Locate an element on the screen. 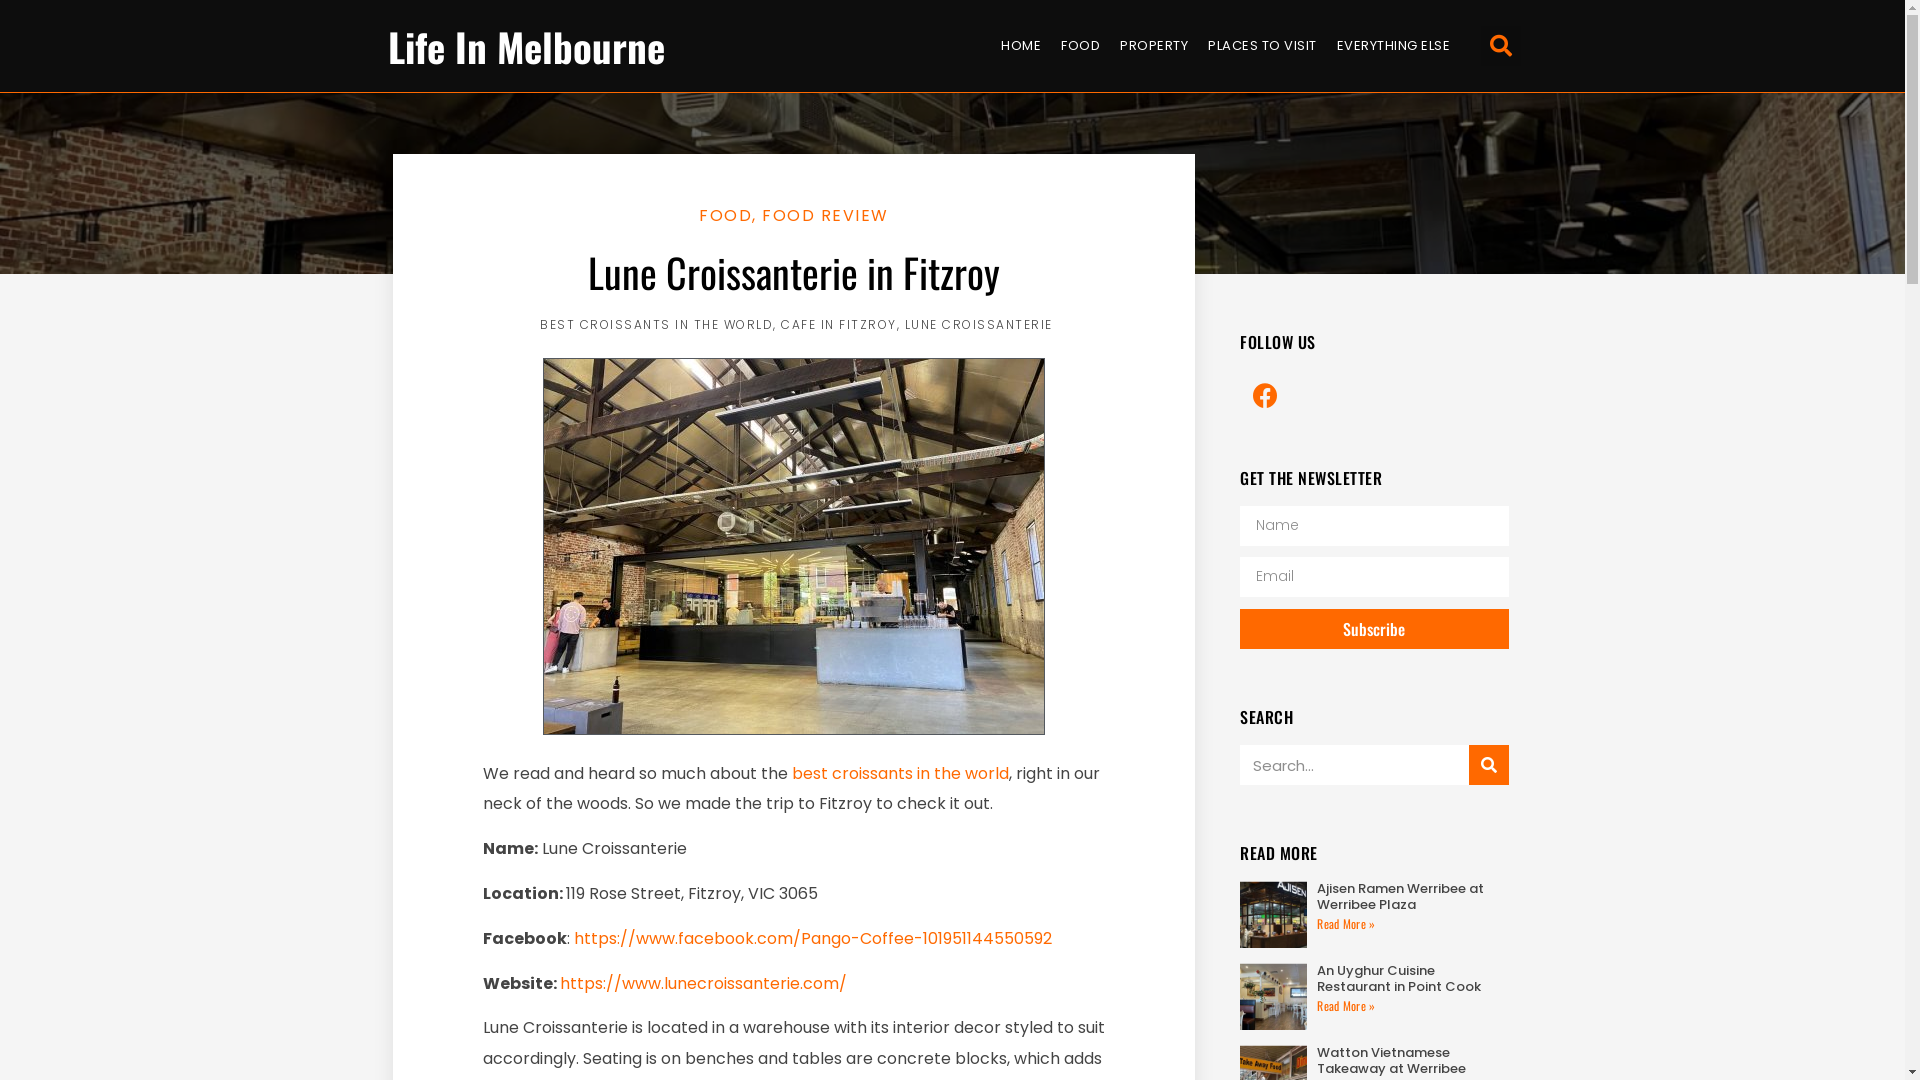 The height and width of the screenshot is (1080, 1920). 'https://www.lunecroissanterie.com/' is located at coordinates (703, 982).